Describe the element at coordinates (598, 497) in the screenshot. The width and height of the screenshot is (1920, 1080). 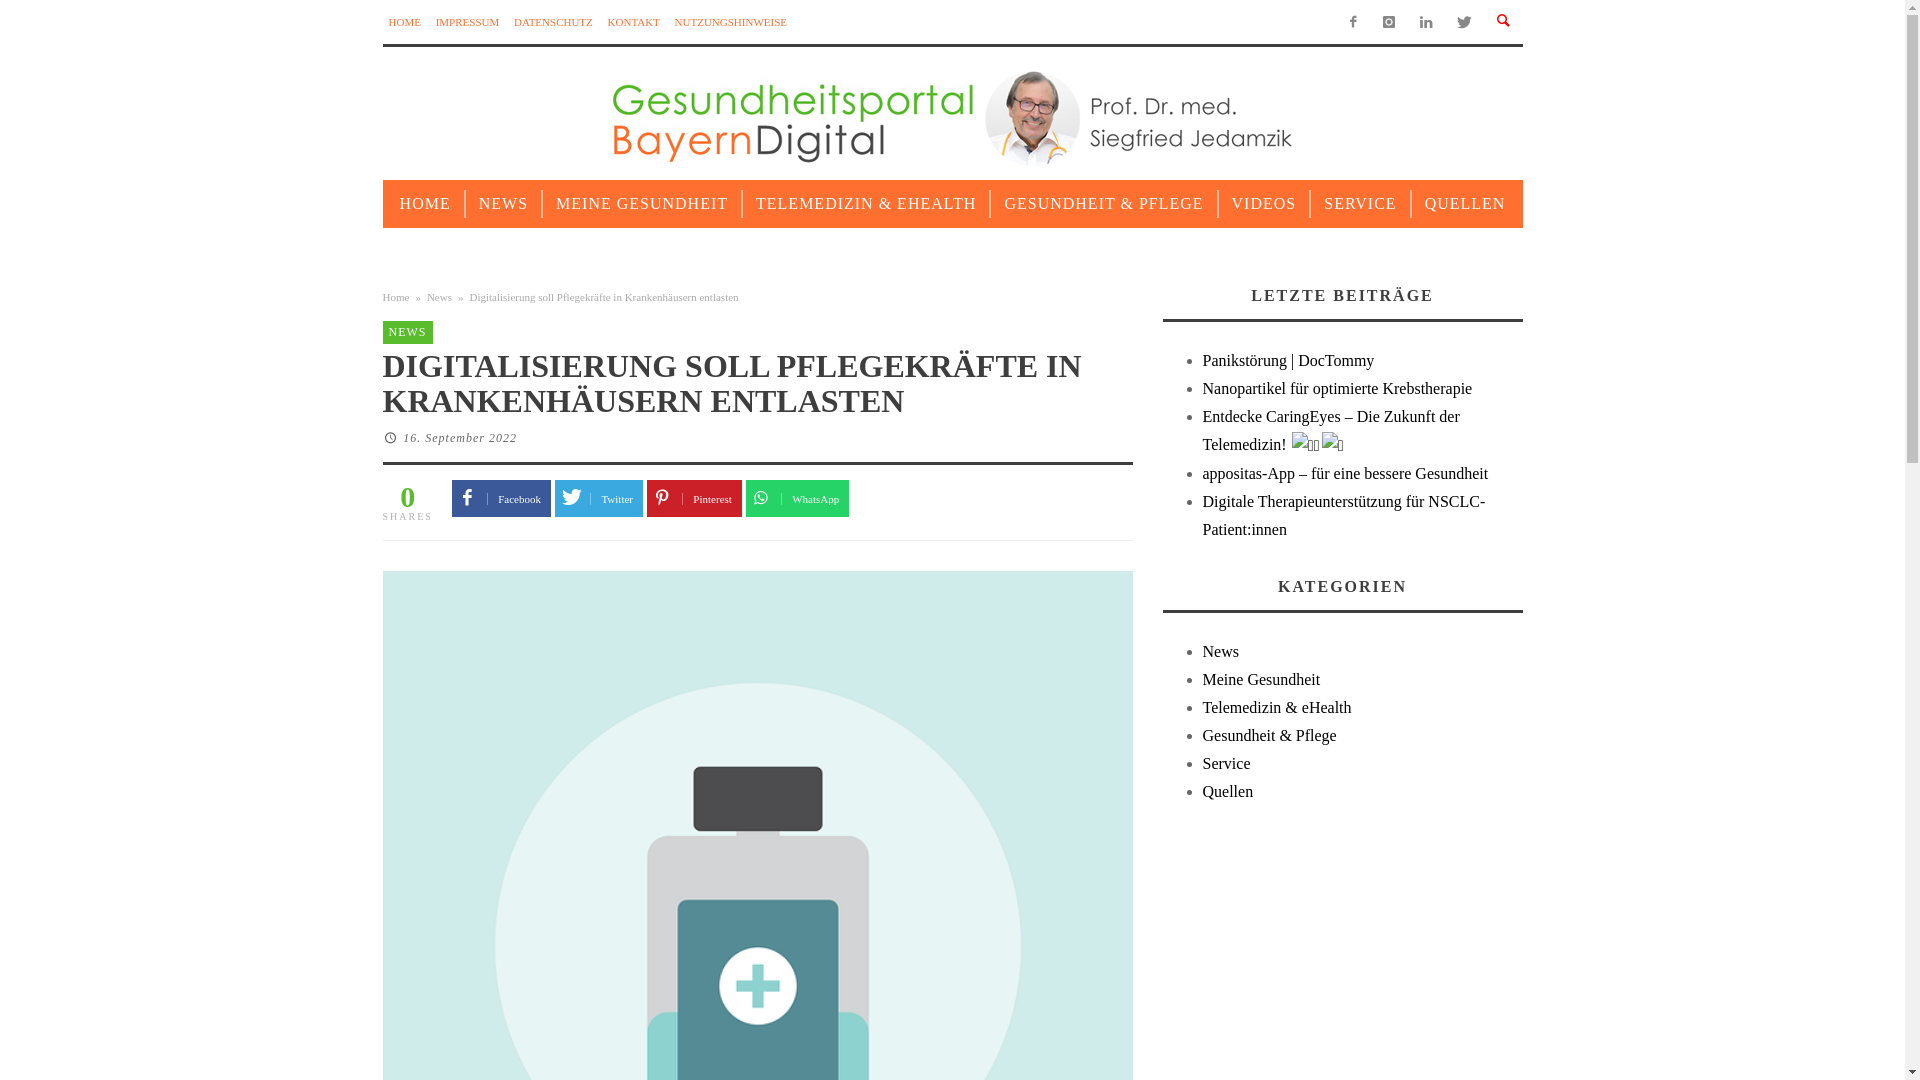
I see `'Twitter'` at that location.